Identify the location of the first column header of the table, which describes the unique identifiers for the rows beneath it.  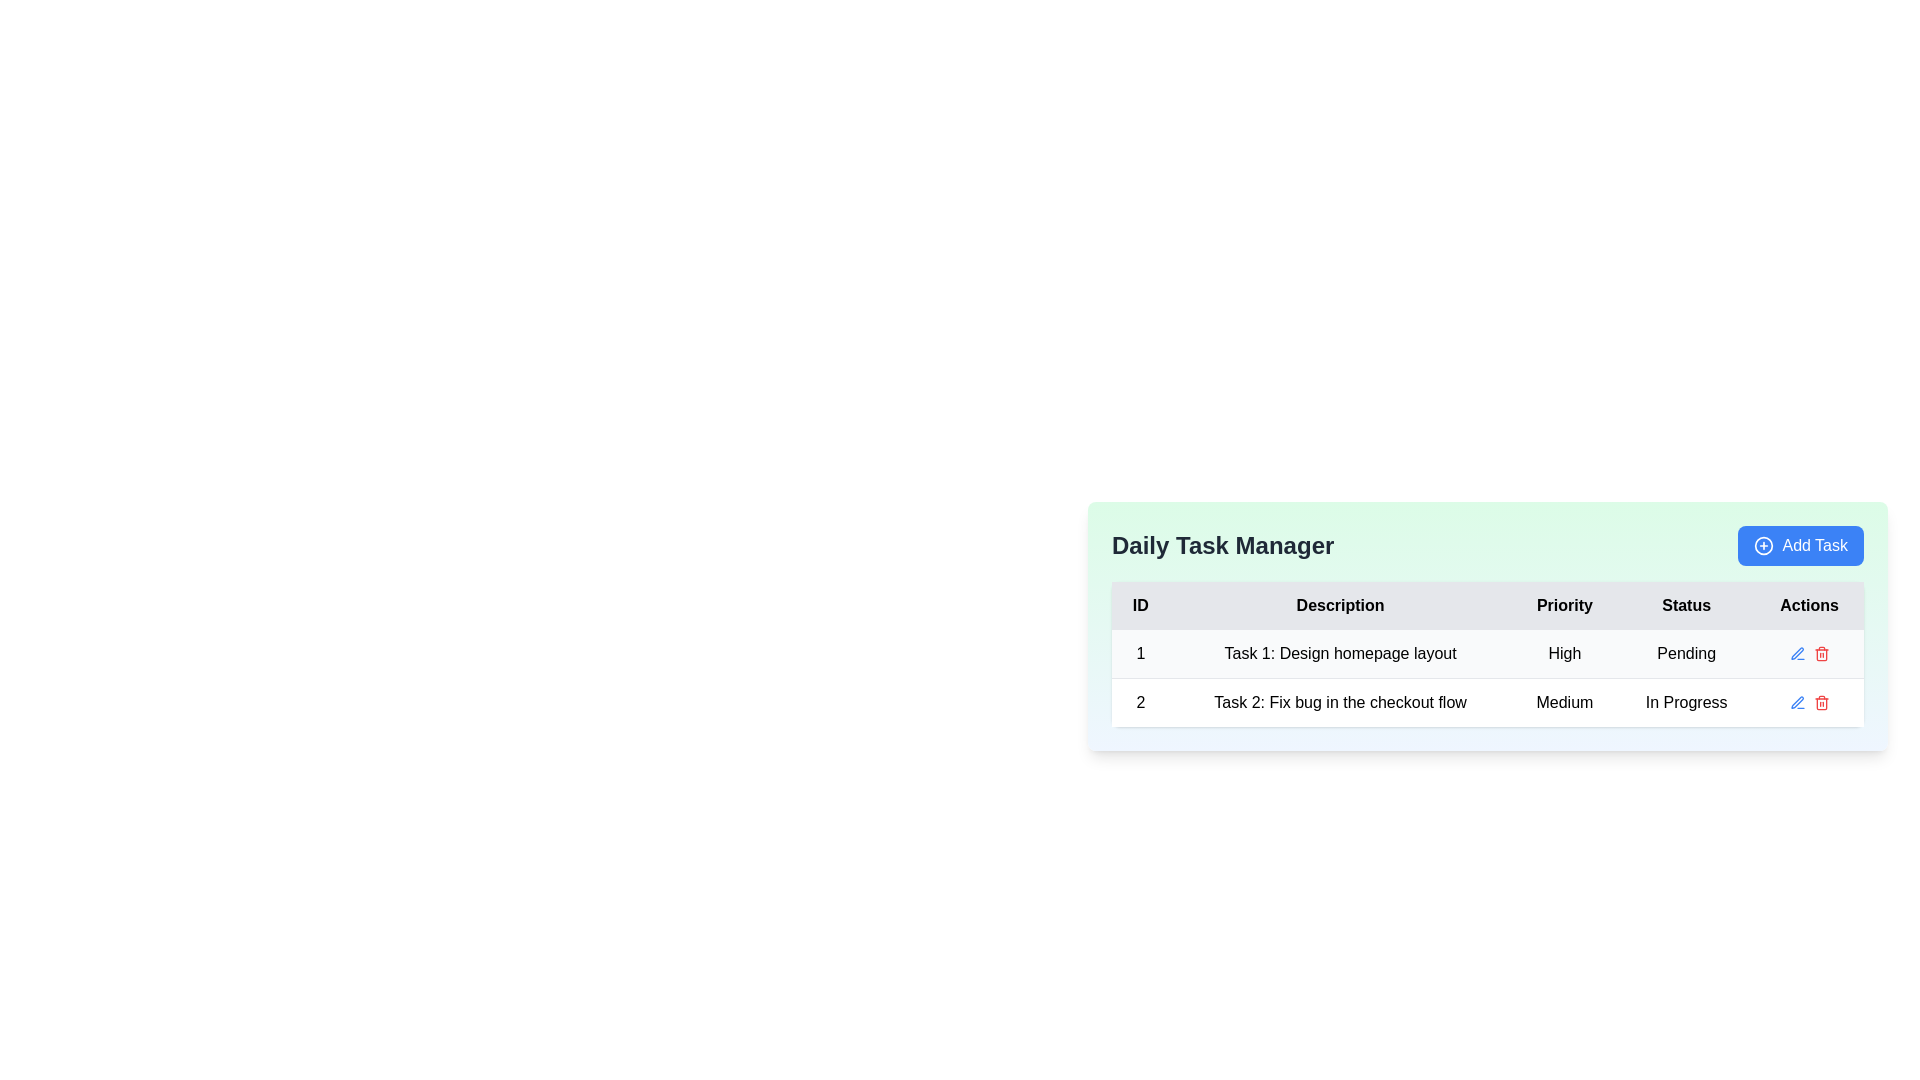
(1140, 604).